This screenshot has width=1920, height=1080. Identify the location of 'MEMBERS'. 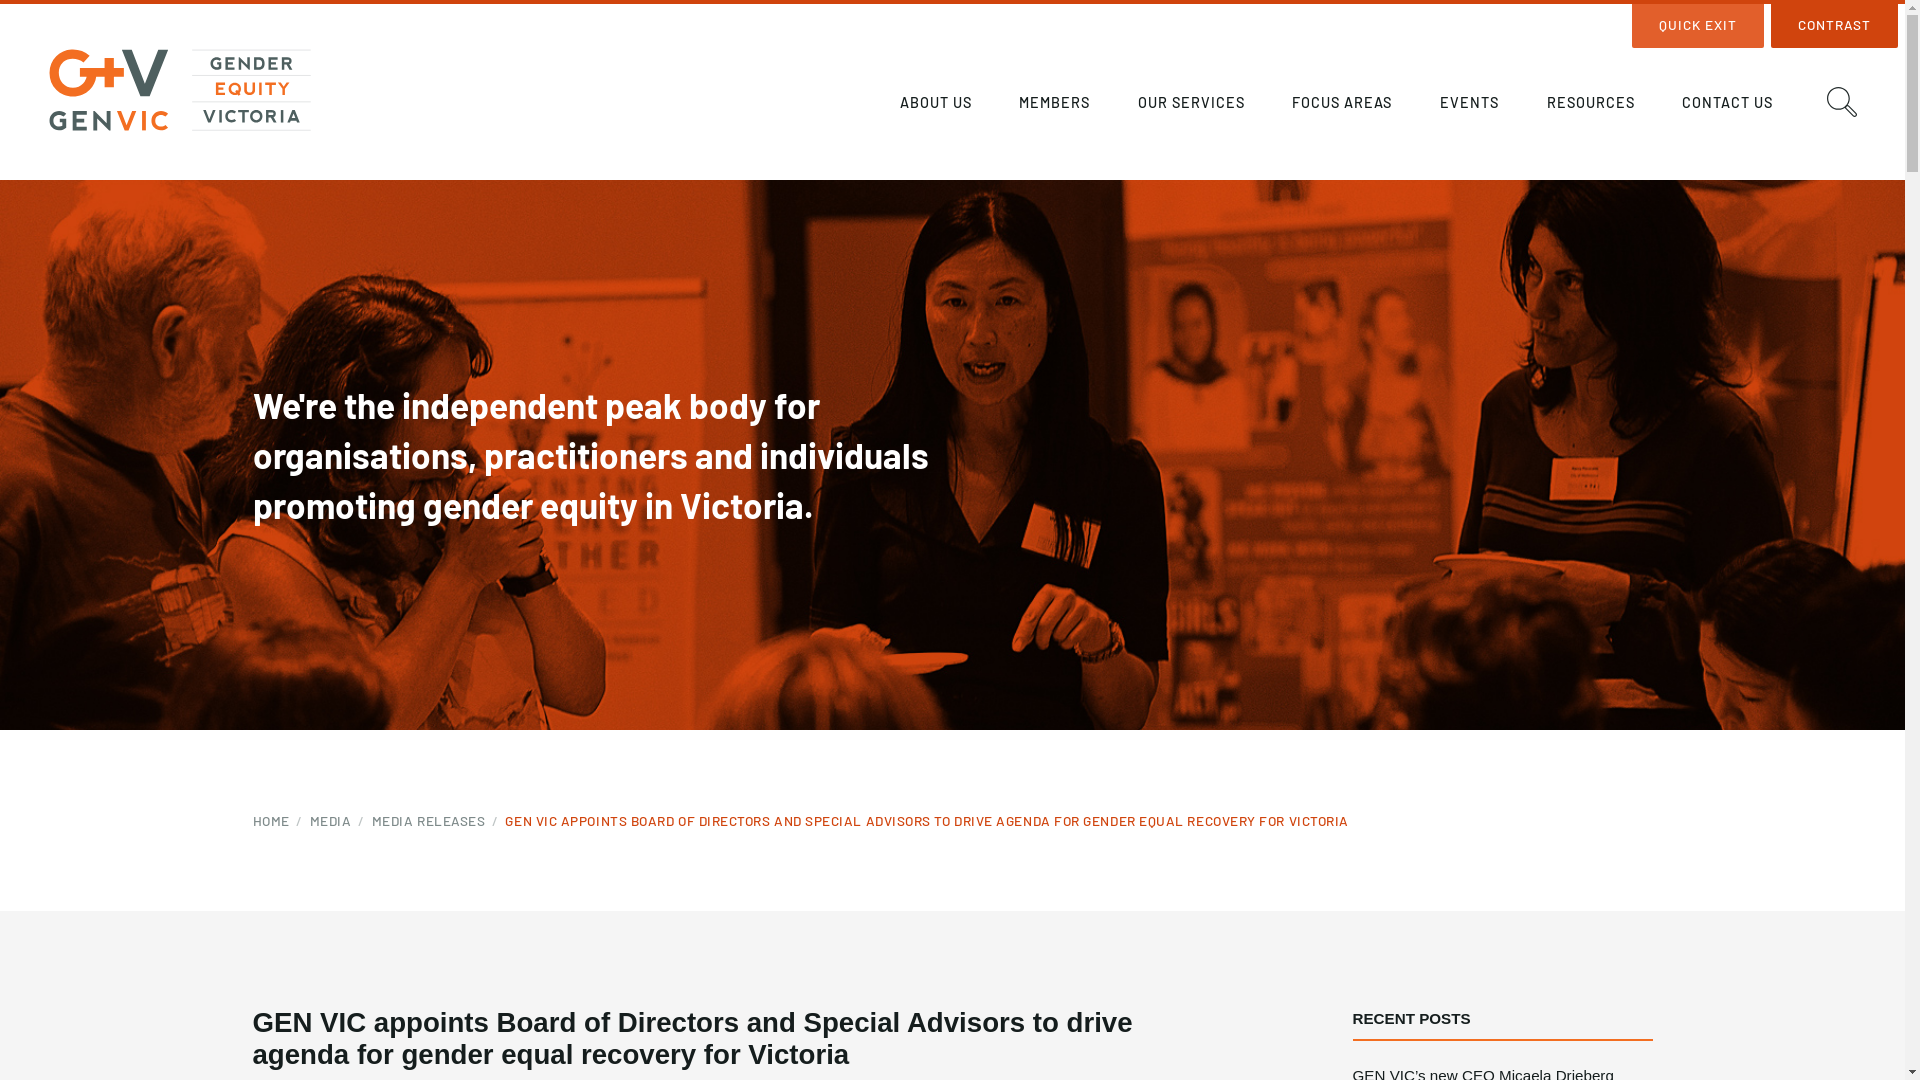
(1054, 105).